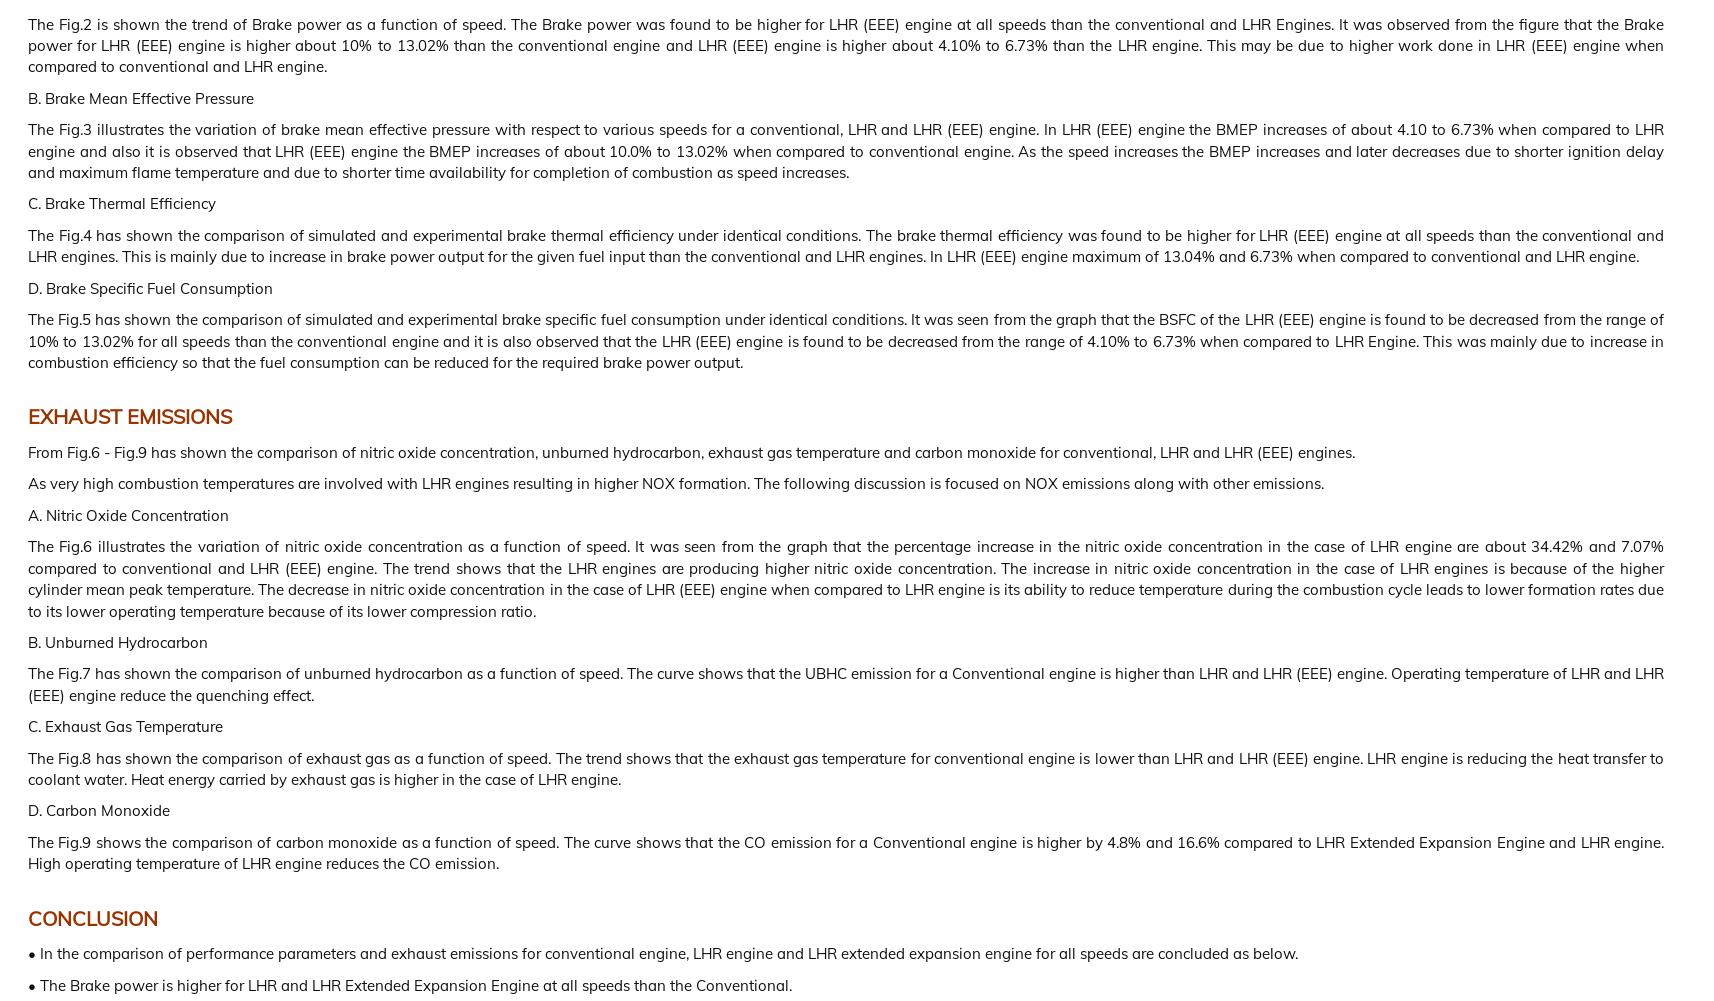 This screenshot has width=1714, height=1001. Describe the element at coordinates (846, 768) in the screenshot. I see `'The Fig.8 has shown the comparison of exhaust gas as a function of speed. The trend shows that the exhaust
gas temperature for conventional engine is lower than LHR and LHR (EEE) engine. LHR engine is reducing the heat
transfer to coolant water. Heat energy carried by exhaust gas is higher in the case of LHR engine.'` at that location.